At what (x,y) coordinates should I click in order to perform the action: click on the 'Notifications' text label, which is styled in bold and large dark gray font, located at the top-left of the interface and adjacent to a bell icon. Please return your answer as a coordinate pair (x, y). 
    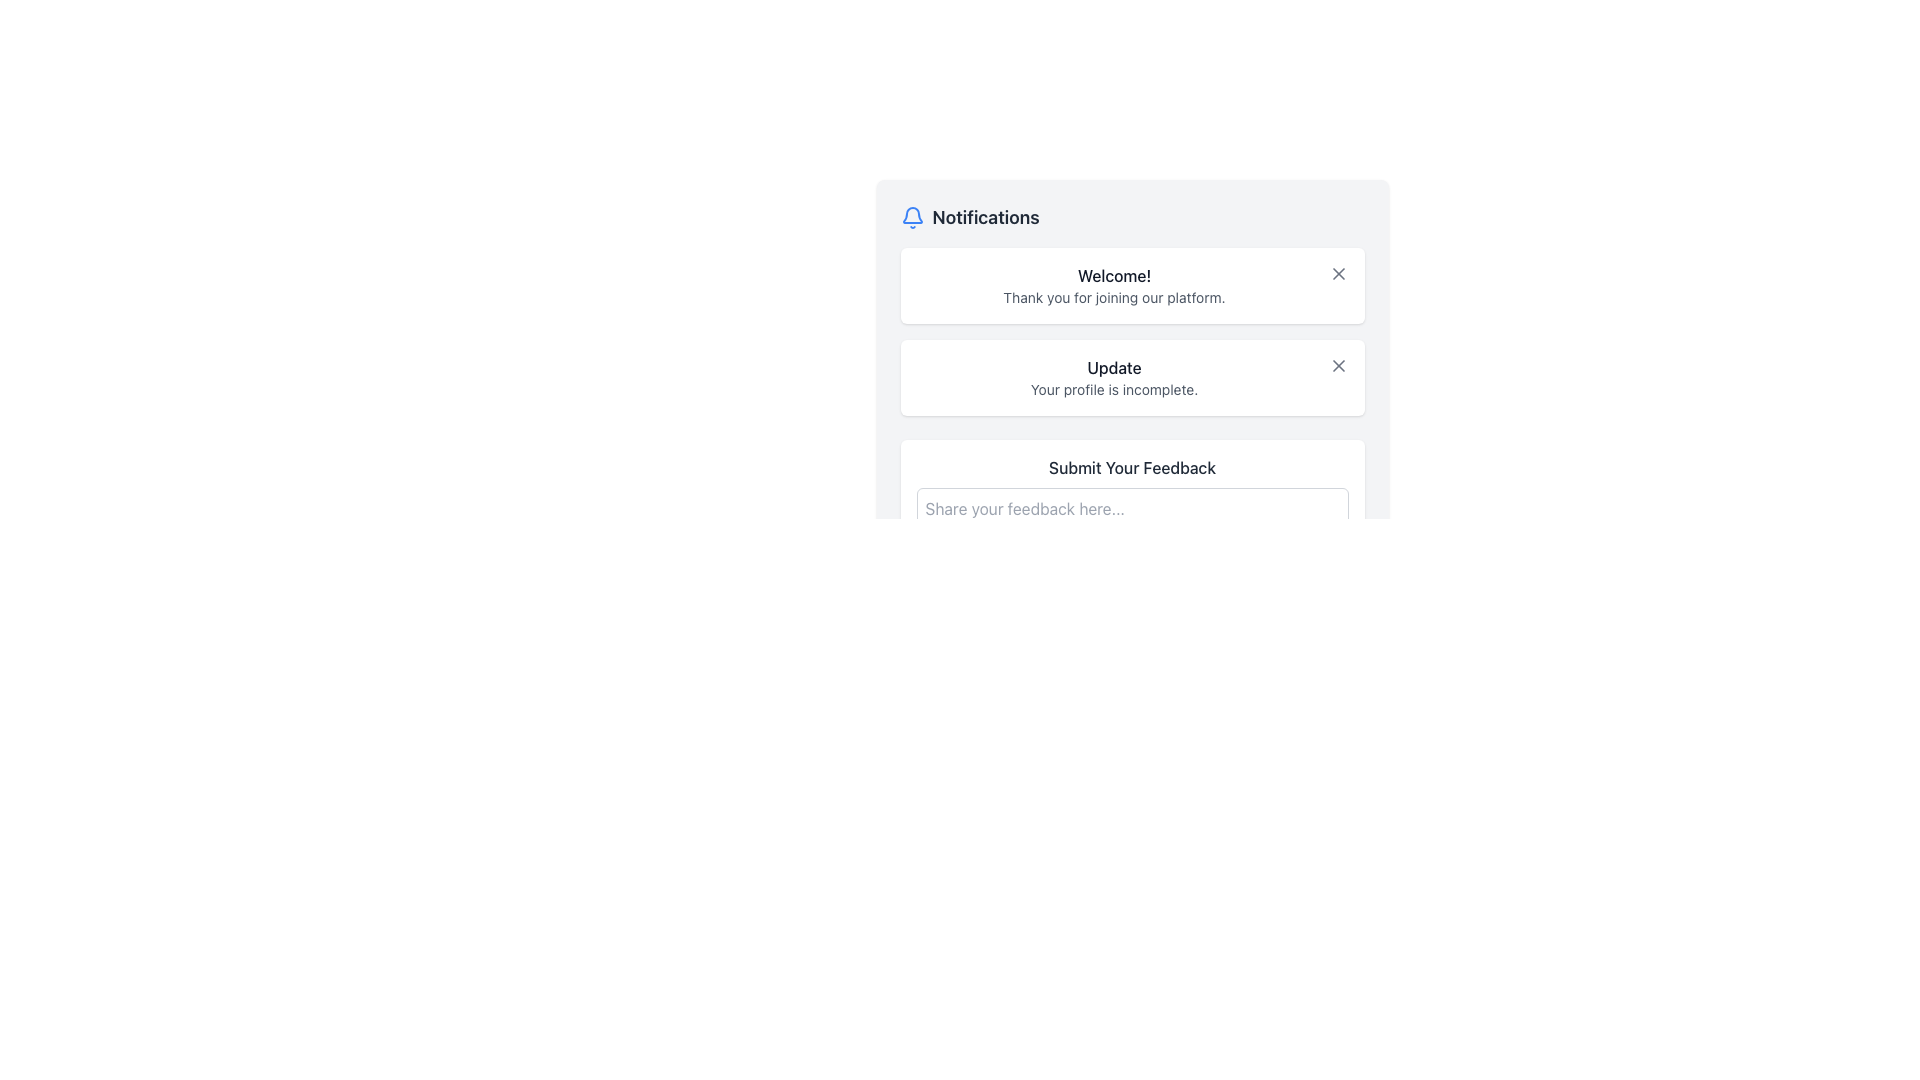
    Looking at the image, I should click on (986, 218).